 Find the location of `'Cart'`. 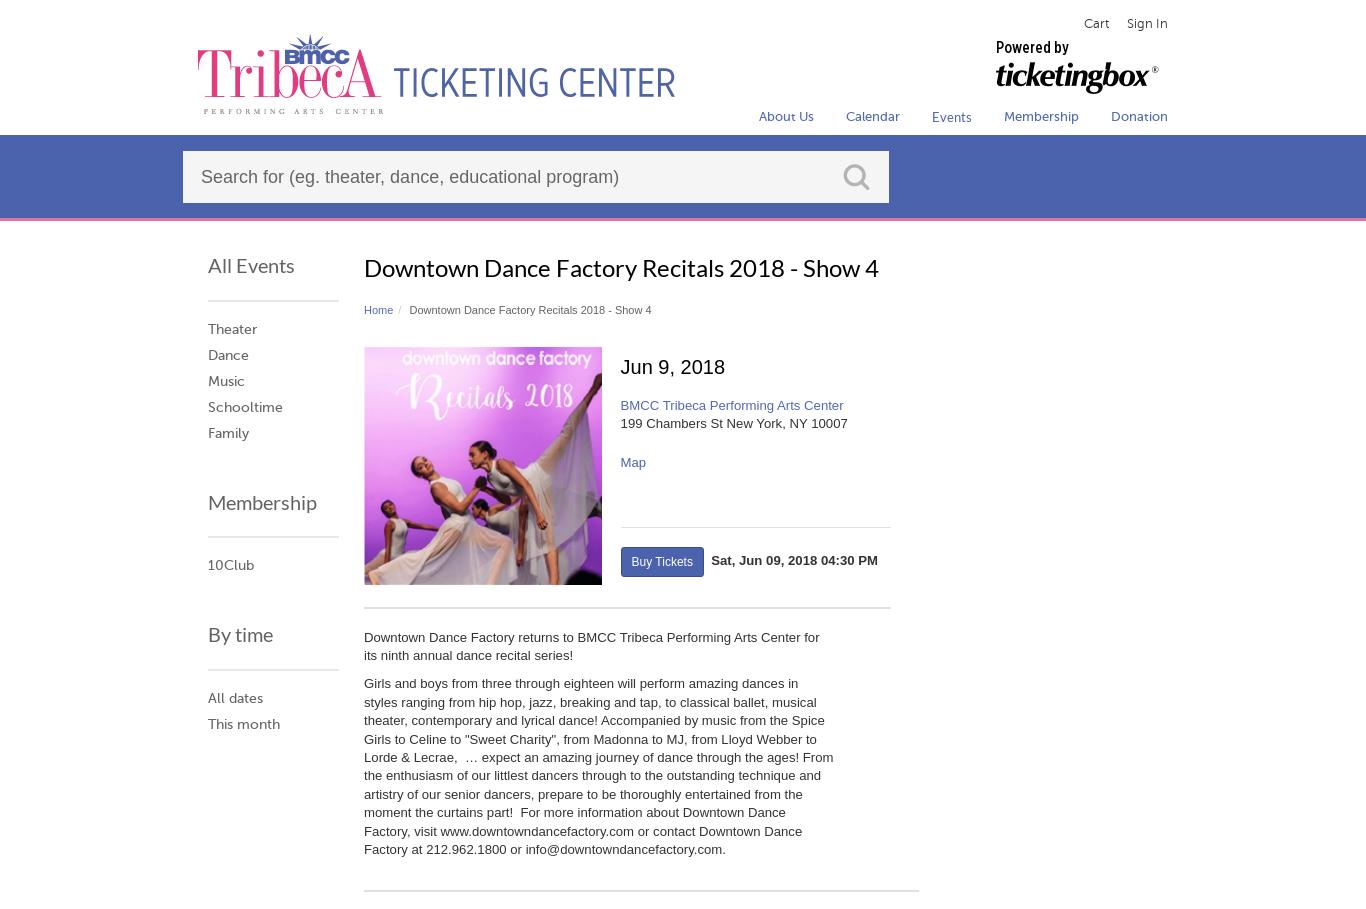

'Cart' is located at coordinates (1094, 22).